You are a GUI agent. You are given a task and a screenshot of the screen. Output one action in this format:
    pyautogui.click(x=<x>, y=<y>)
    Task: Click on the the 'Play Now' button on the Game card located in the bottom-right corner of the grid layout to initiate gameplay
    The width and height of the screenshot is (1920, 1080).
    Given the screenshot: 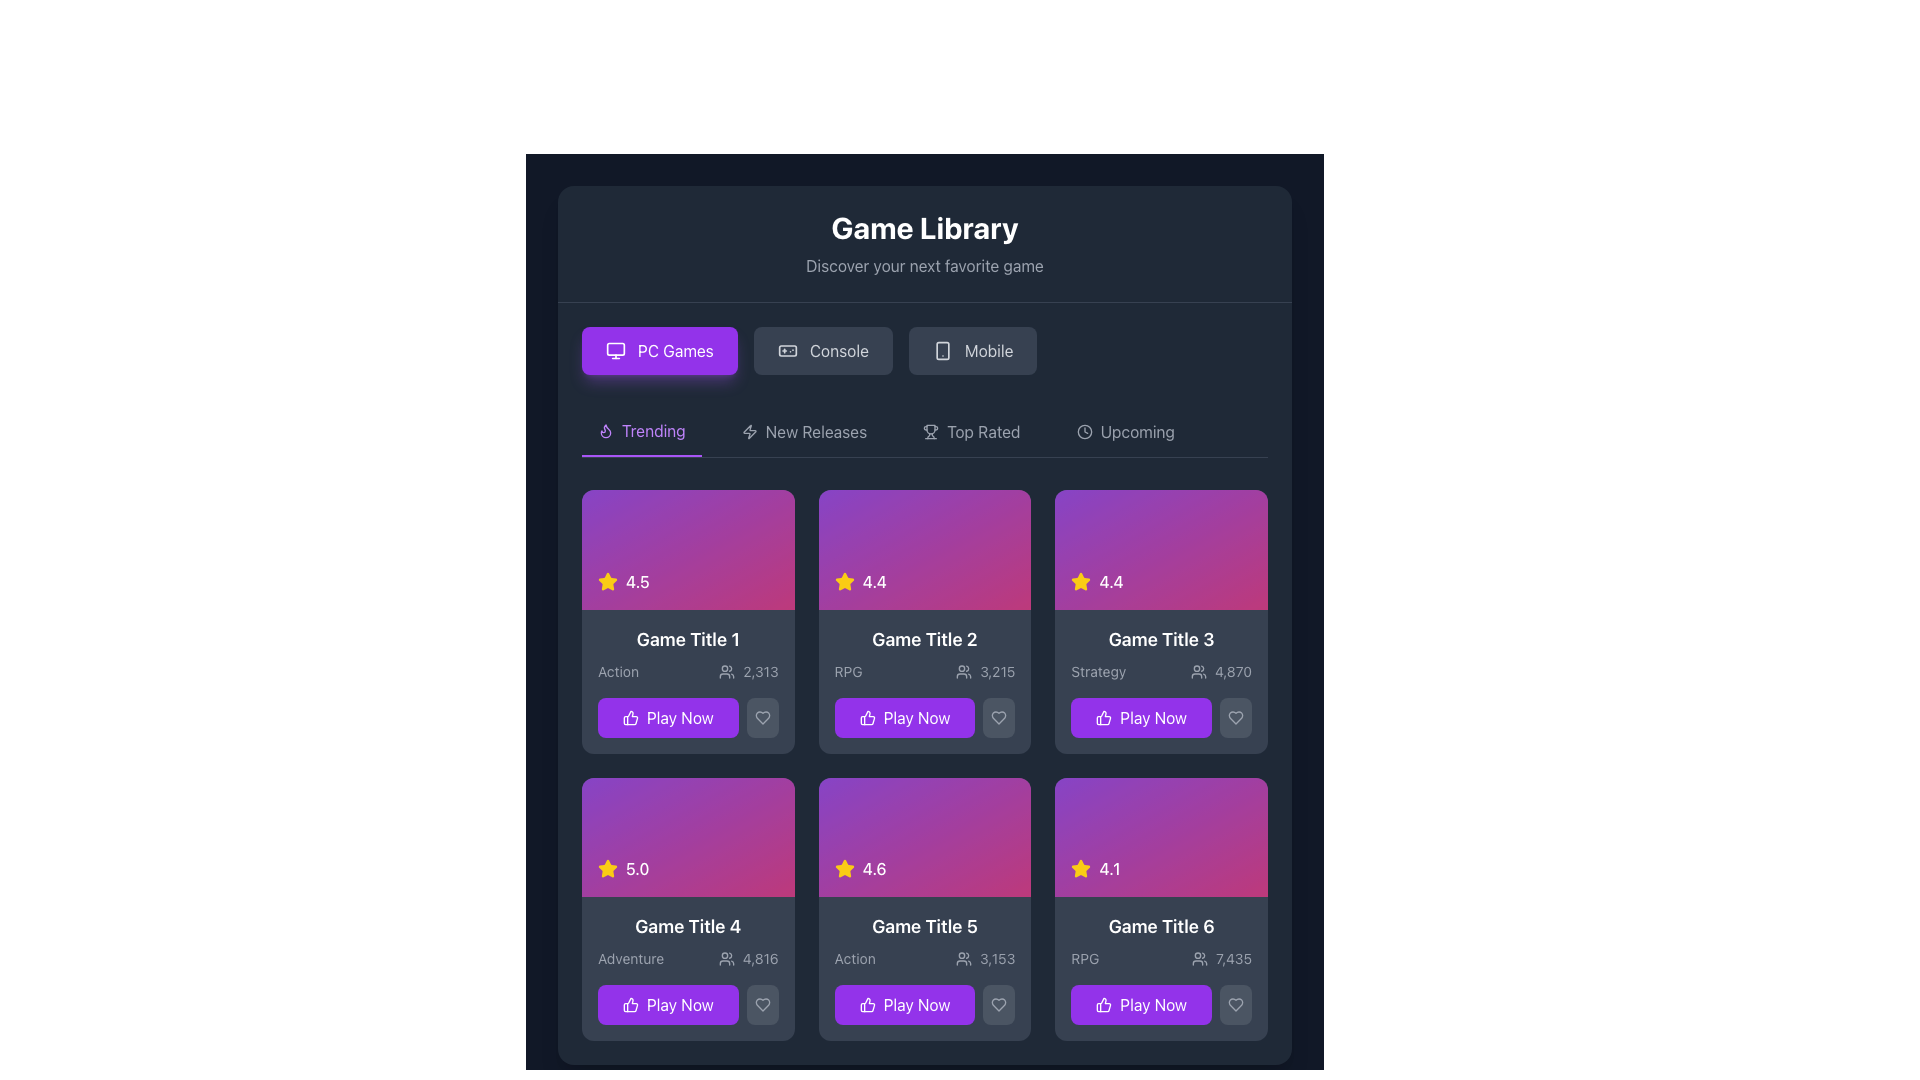 What is the action you would take?
    pyautogui.click(x=1161, y=968)
    